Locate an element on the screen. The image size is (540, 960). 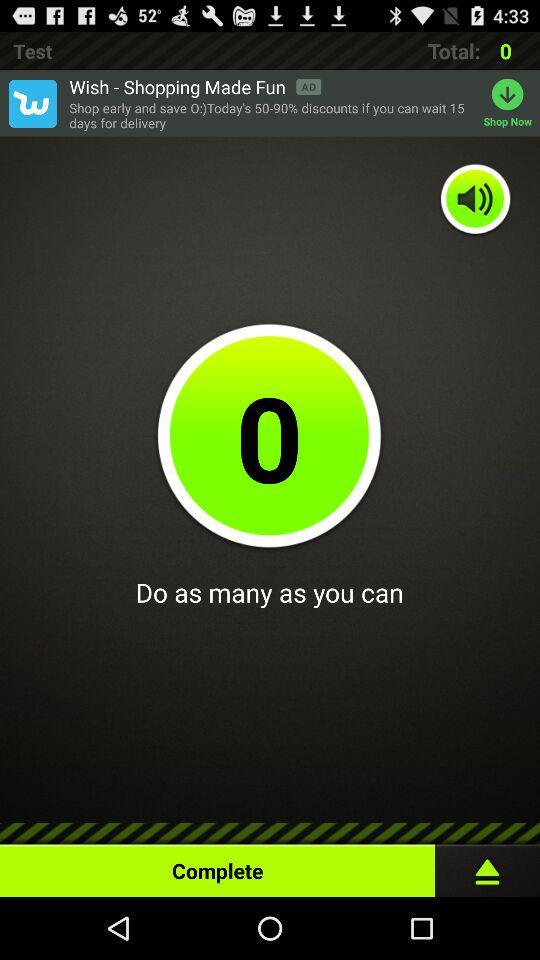
the item next to wish shopping made icon is located at coordinates (31, 103).